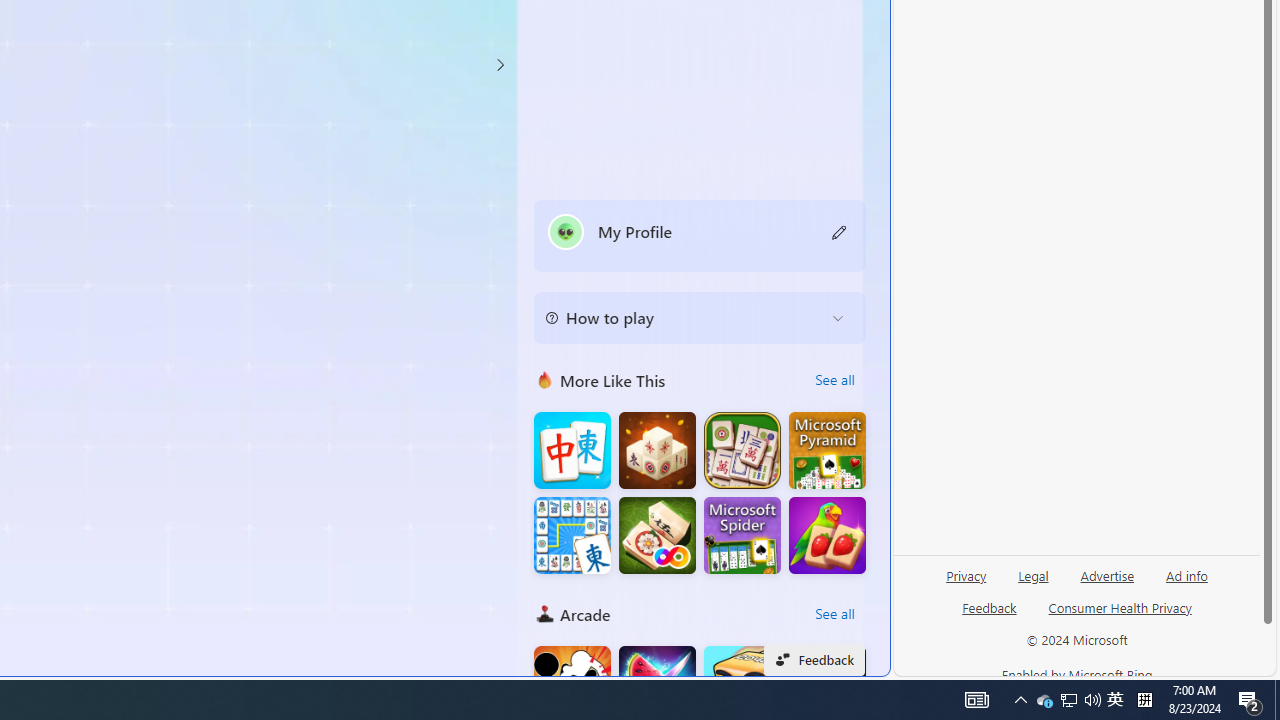 This screenshot has height=720, width=1280. Describe the element at coordinates (966, 574) in the screenshot. I see `'Privacy'` at that location.